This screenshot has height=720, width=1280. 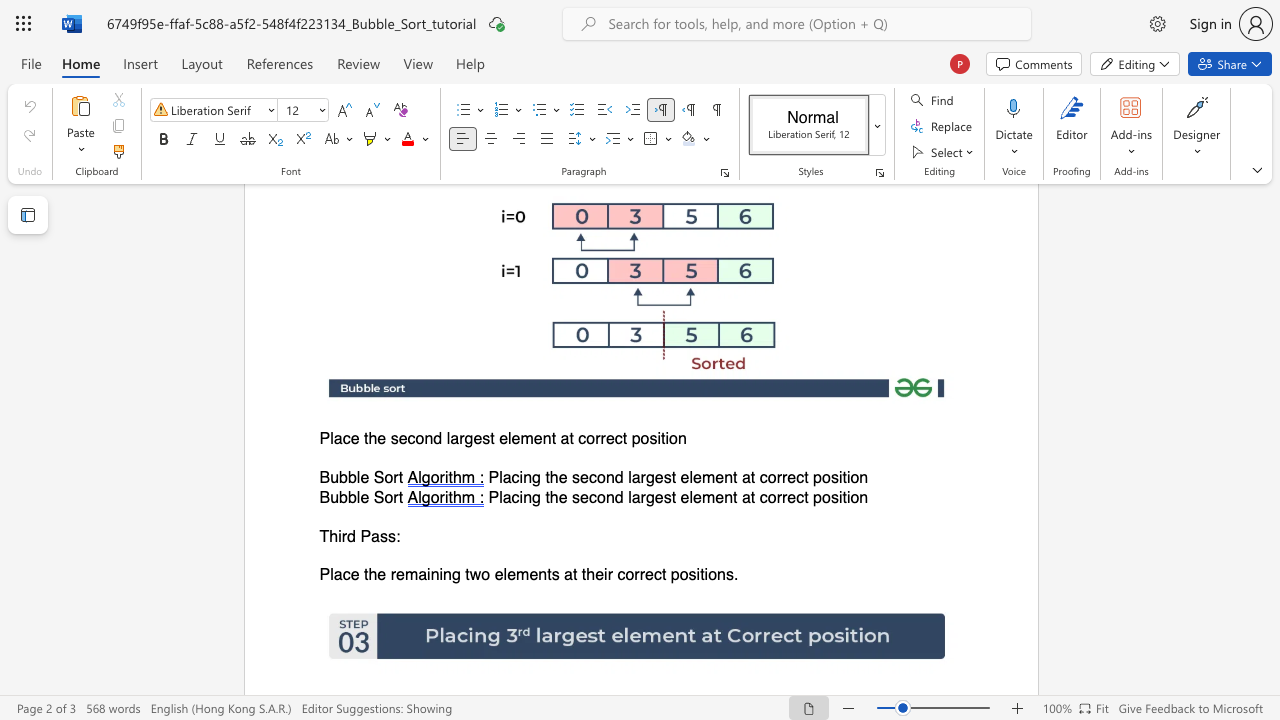 What do you see at coordinates (730, 496) in the screenshot?
I see `the space between the continuous character "n" and "t" in the text` at bounding box center [730, 496].